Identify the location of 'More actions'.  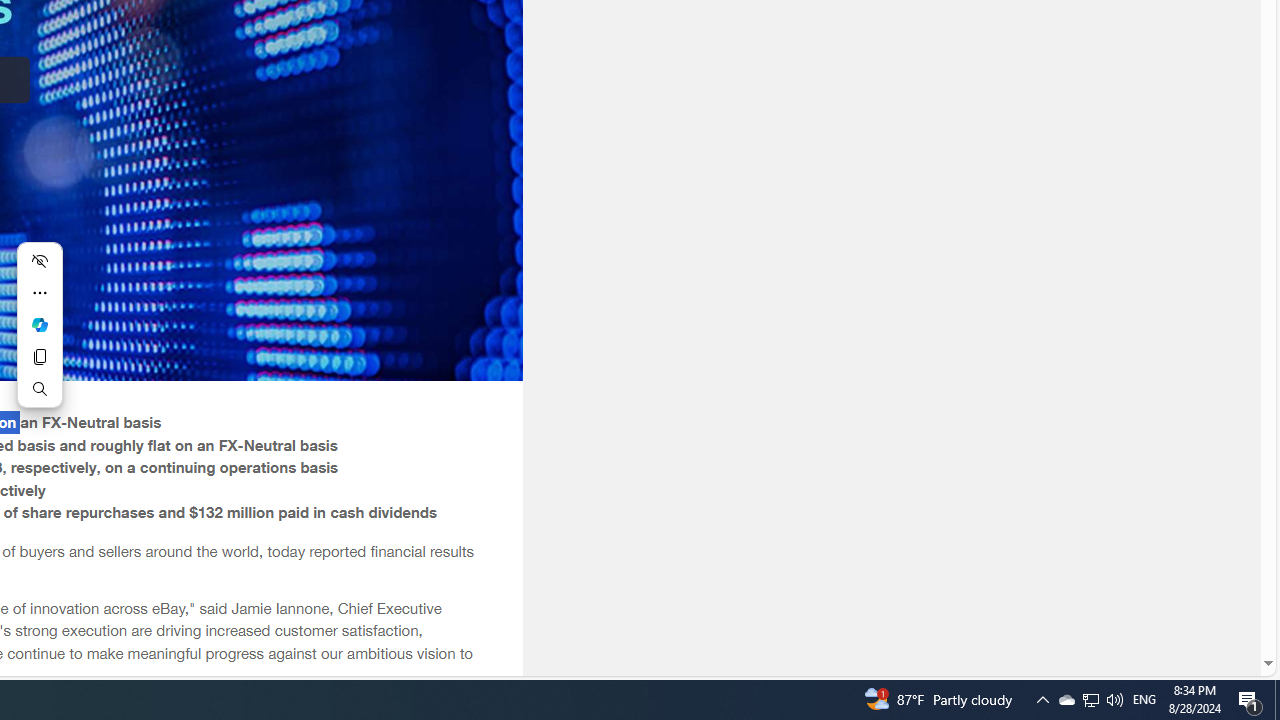
(39, 293).